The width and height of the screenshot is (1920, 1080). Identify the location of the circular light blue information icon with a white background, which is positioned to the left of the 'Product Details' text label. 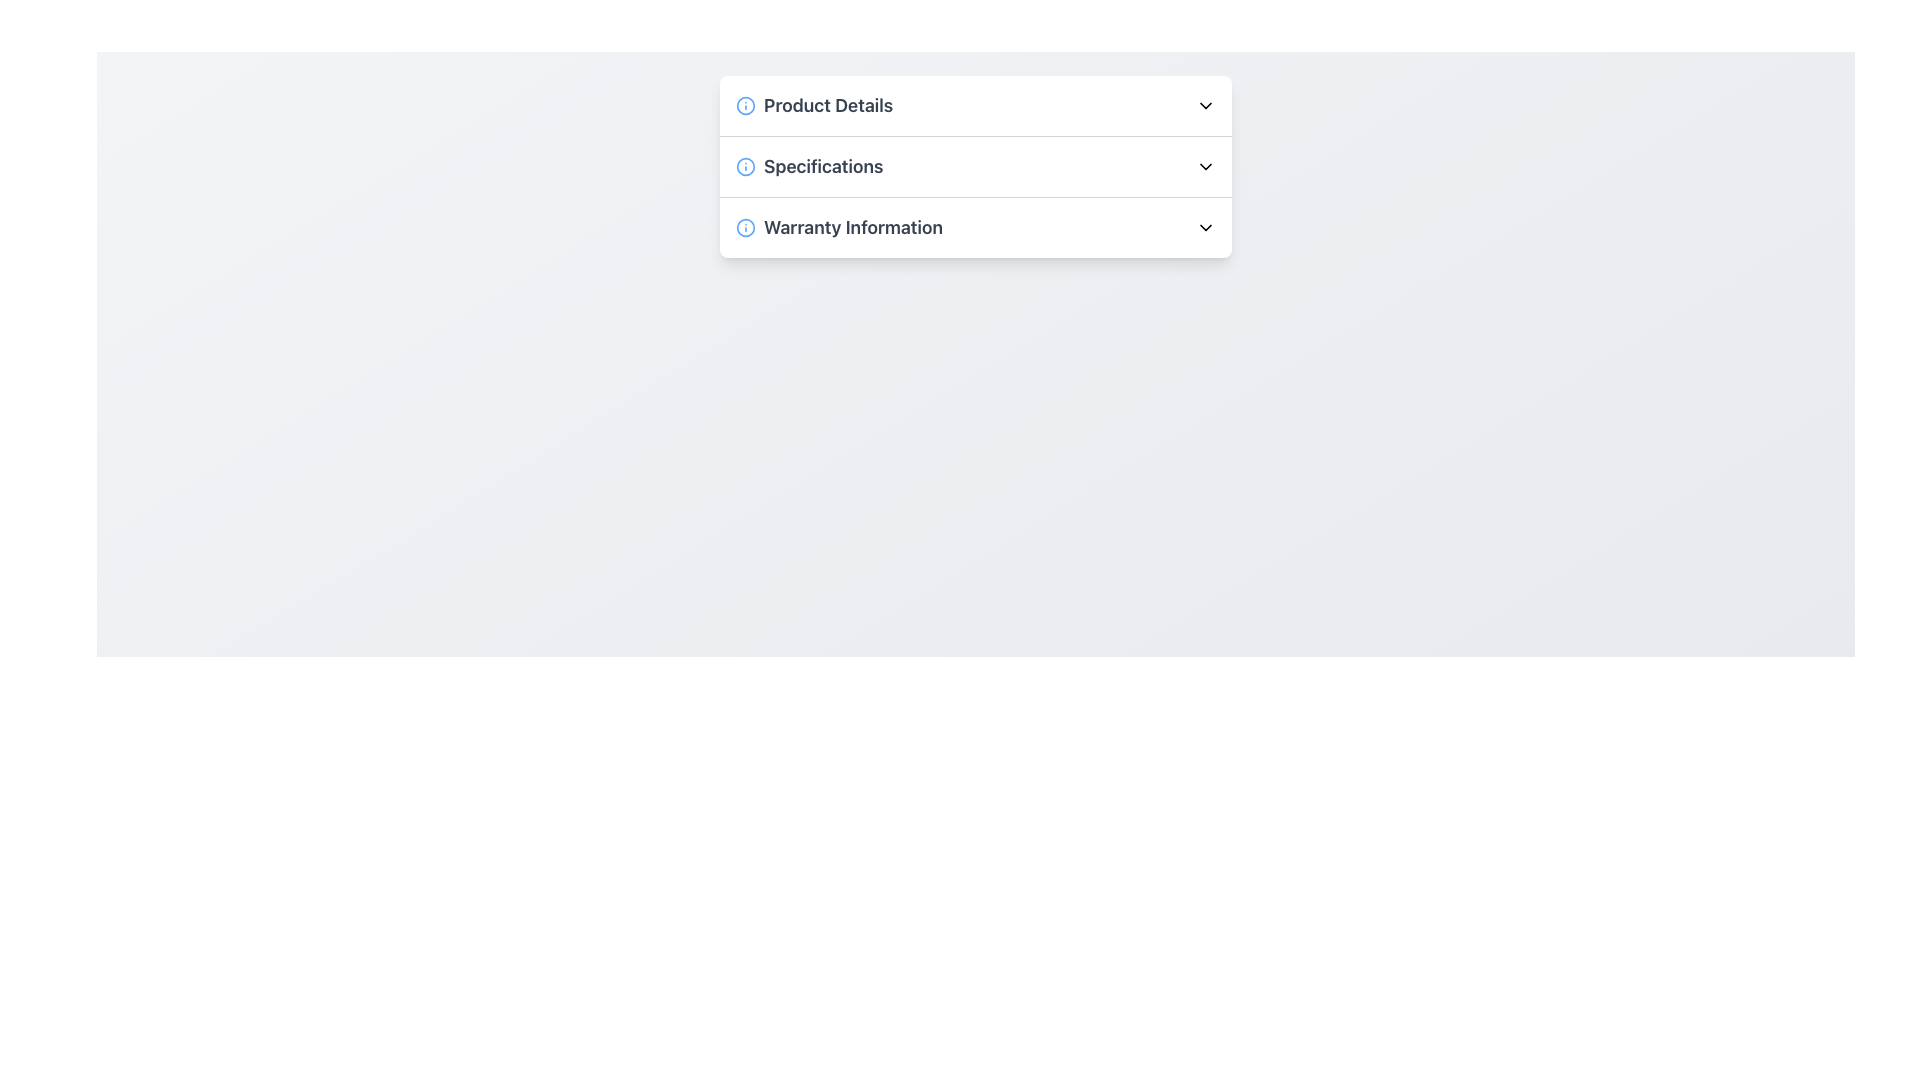
(744, 105).